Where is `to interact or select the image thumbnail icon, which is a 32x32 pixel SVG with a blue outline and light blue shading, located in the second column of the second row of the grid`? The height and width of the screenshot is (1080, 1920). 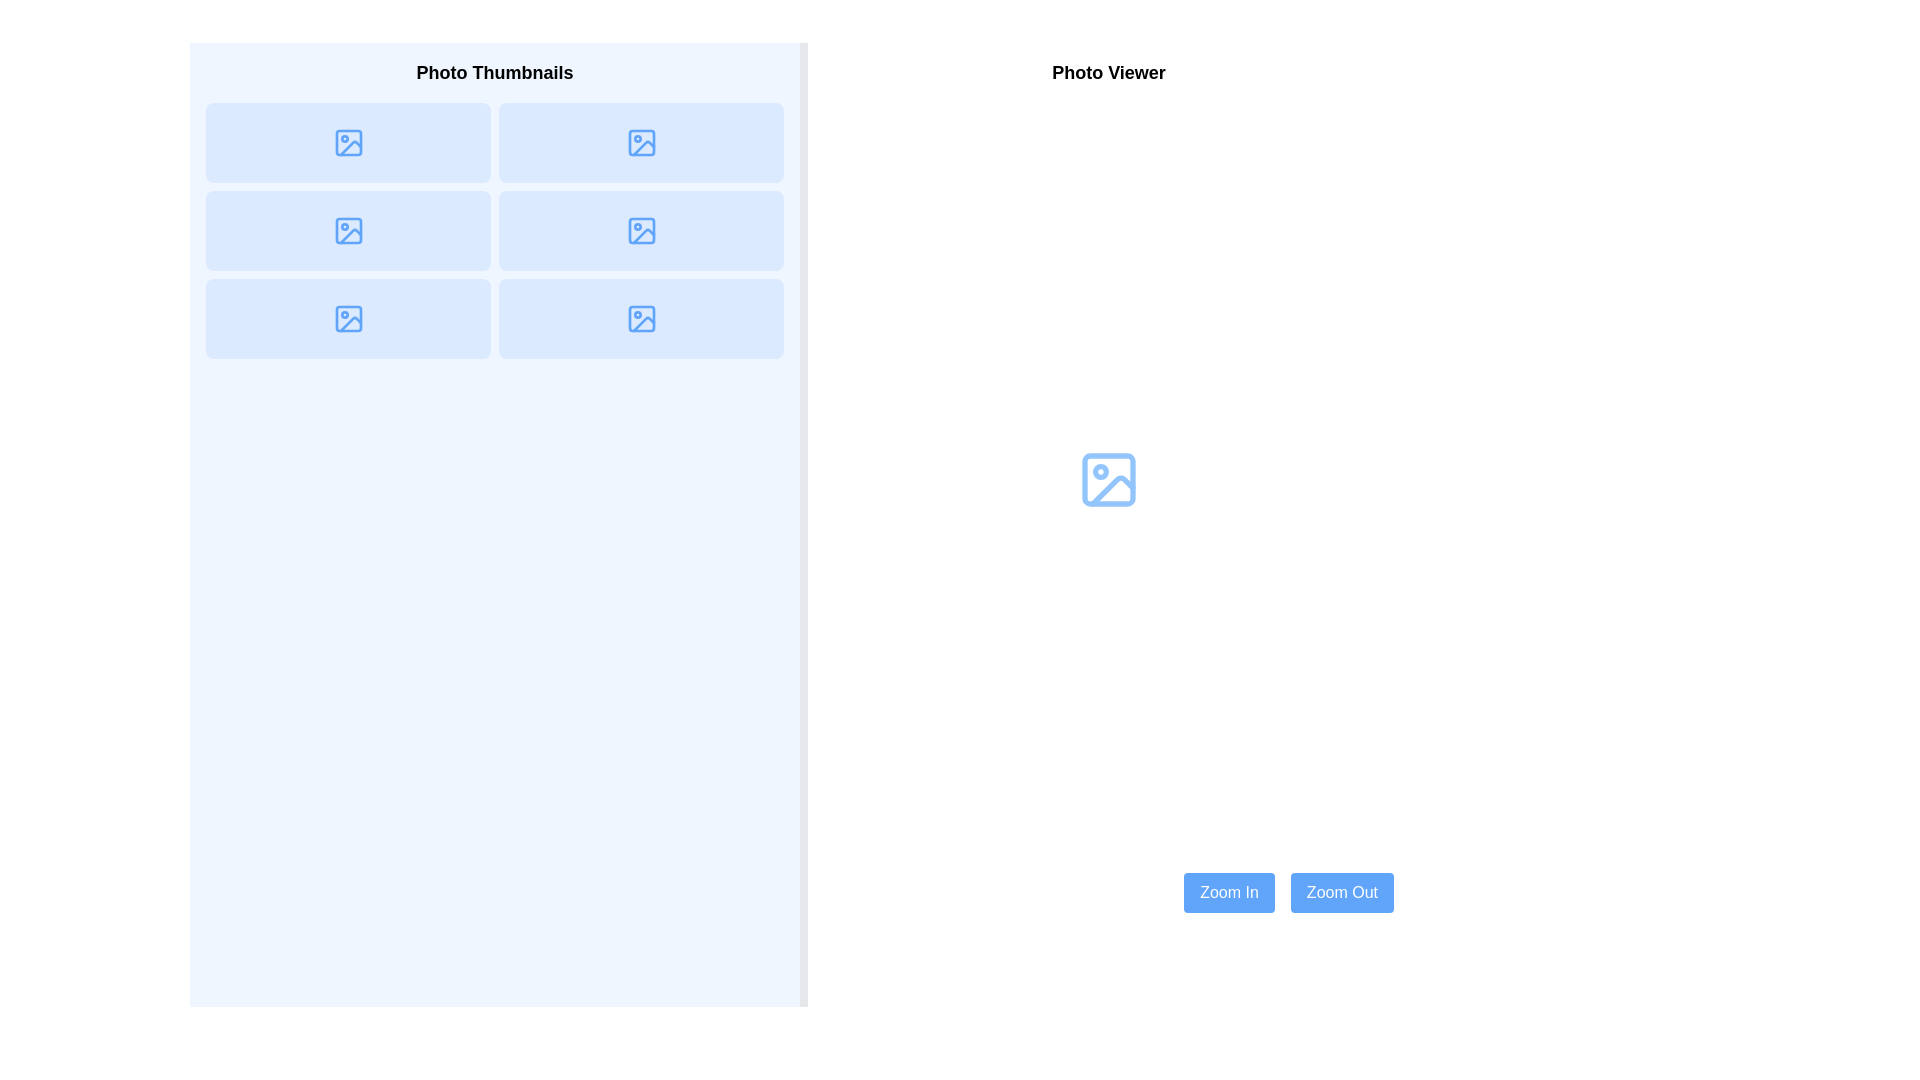
to interact or select the image thumbnail icon, which is a 32x32 pixel SVG with a blue outline and light blue shading, located in the second column of the second row of the grid is located at coordinates (641, 230).